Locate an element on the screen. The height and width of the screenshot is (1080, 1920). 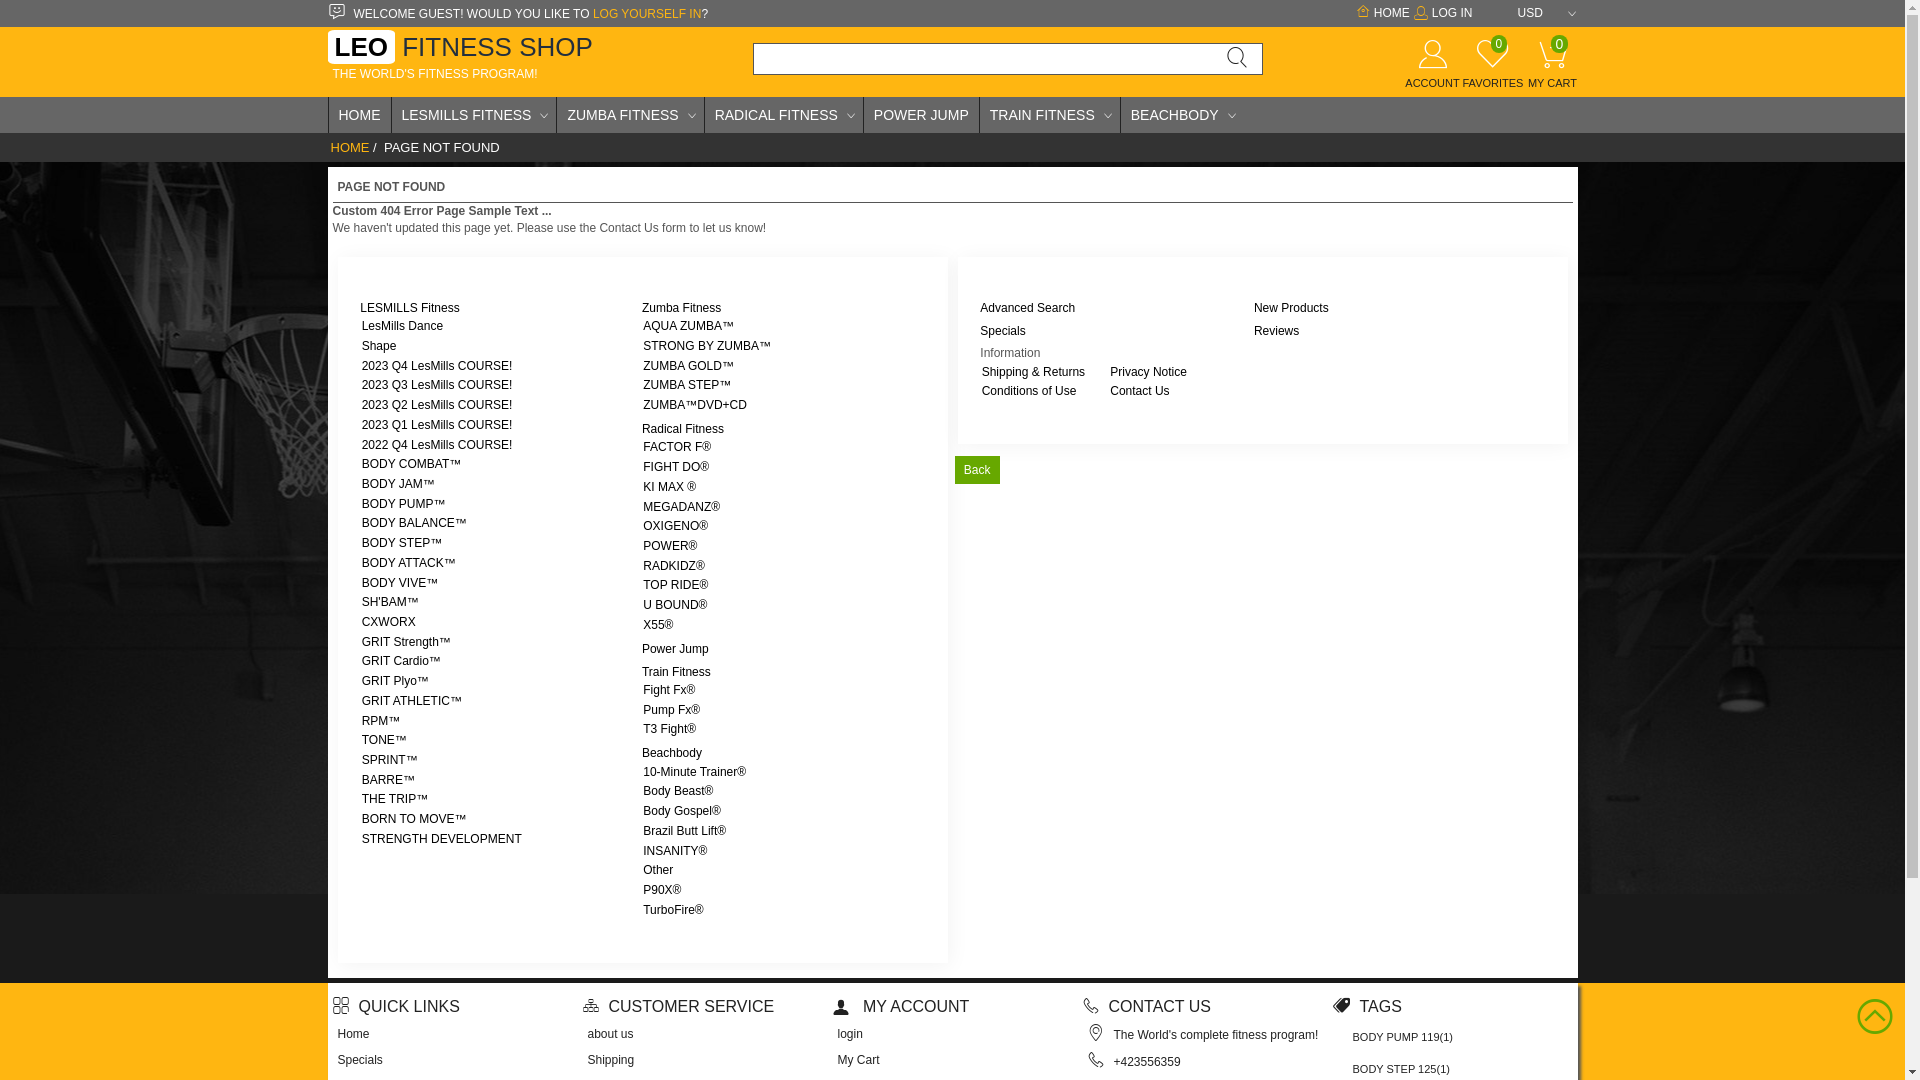
'HOME' is located at coordinates (349, 146).